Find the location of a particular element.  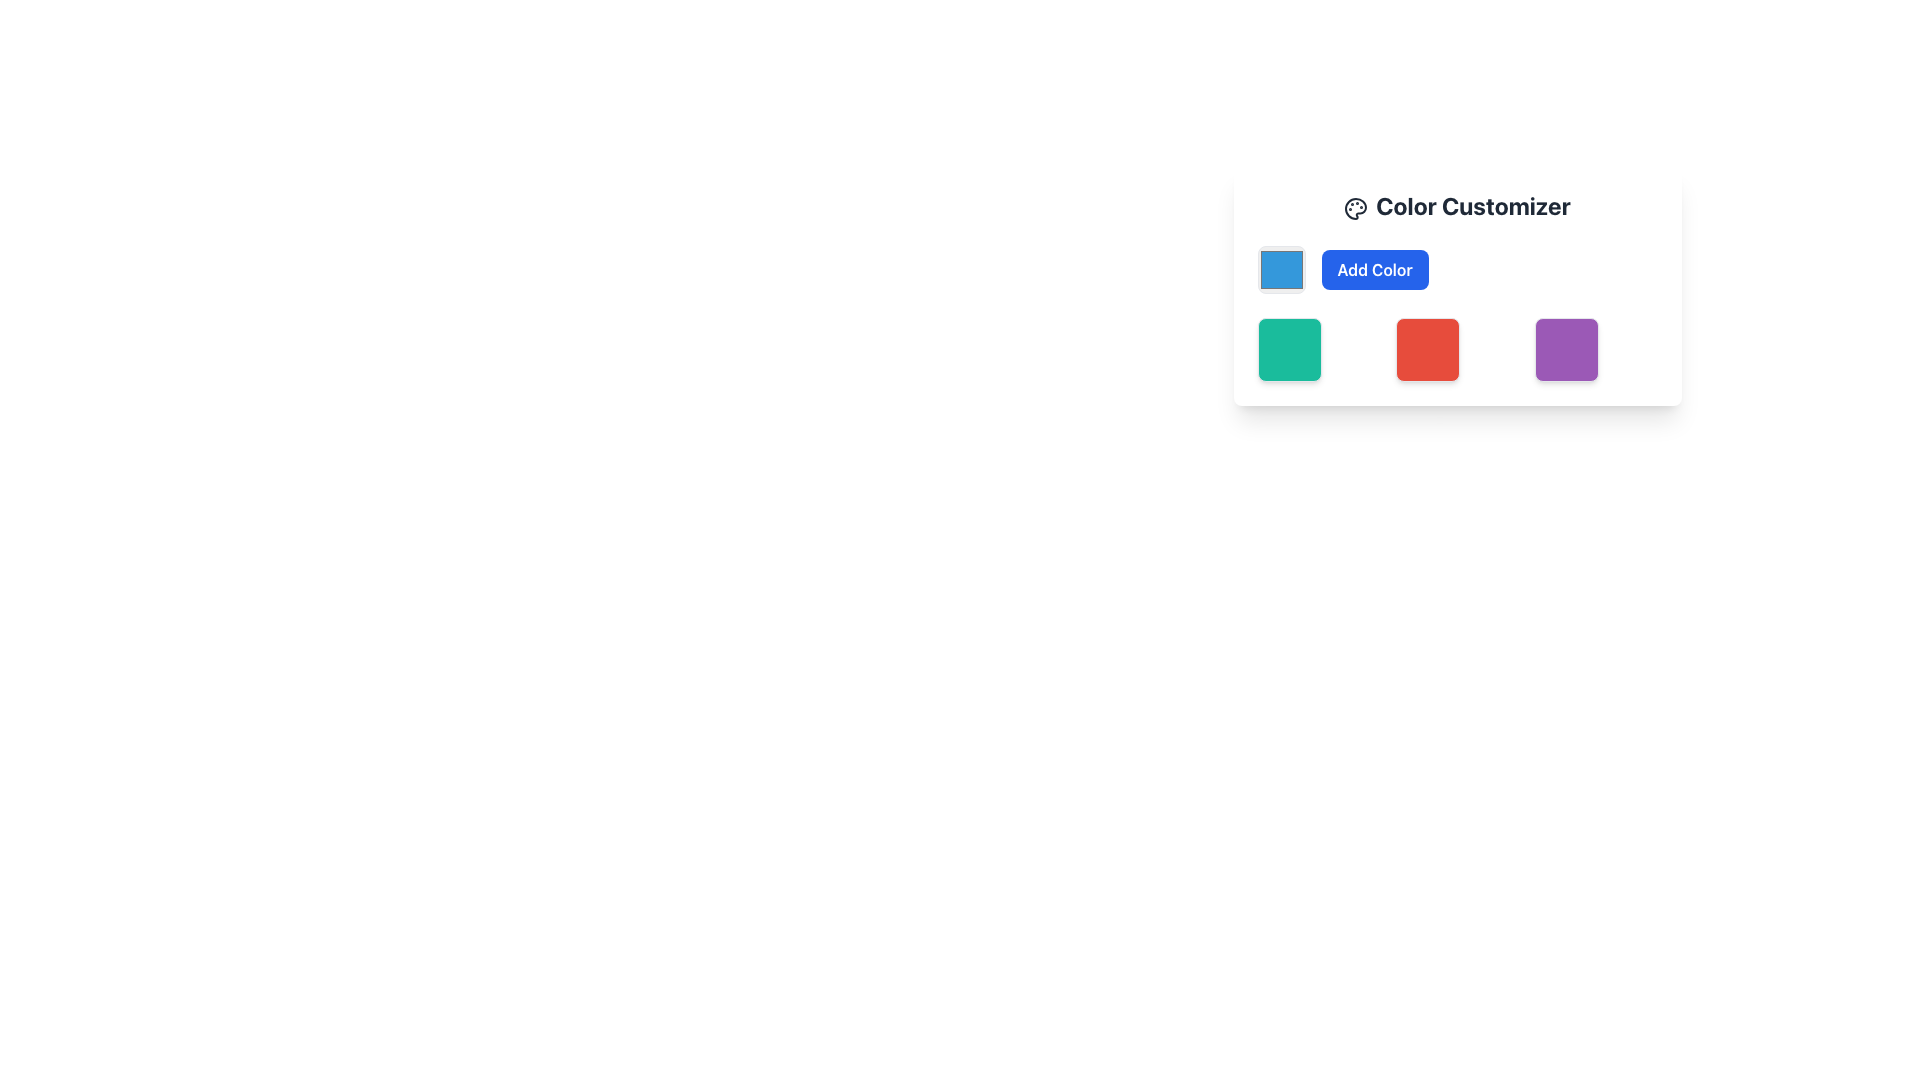

the 'Color Customizer' header text that features a palette icon on the left, styled in bold and large dark gray font is located at coordinates (1457, 205).